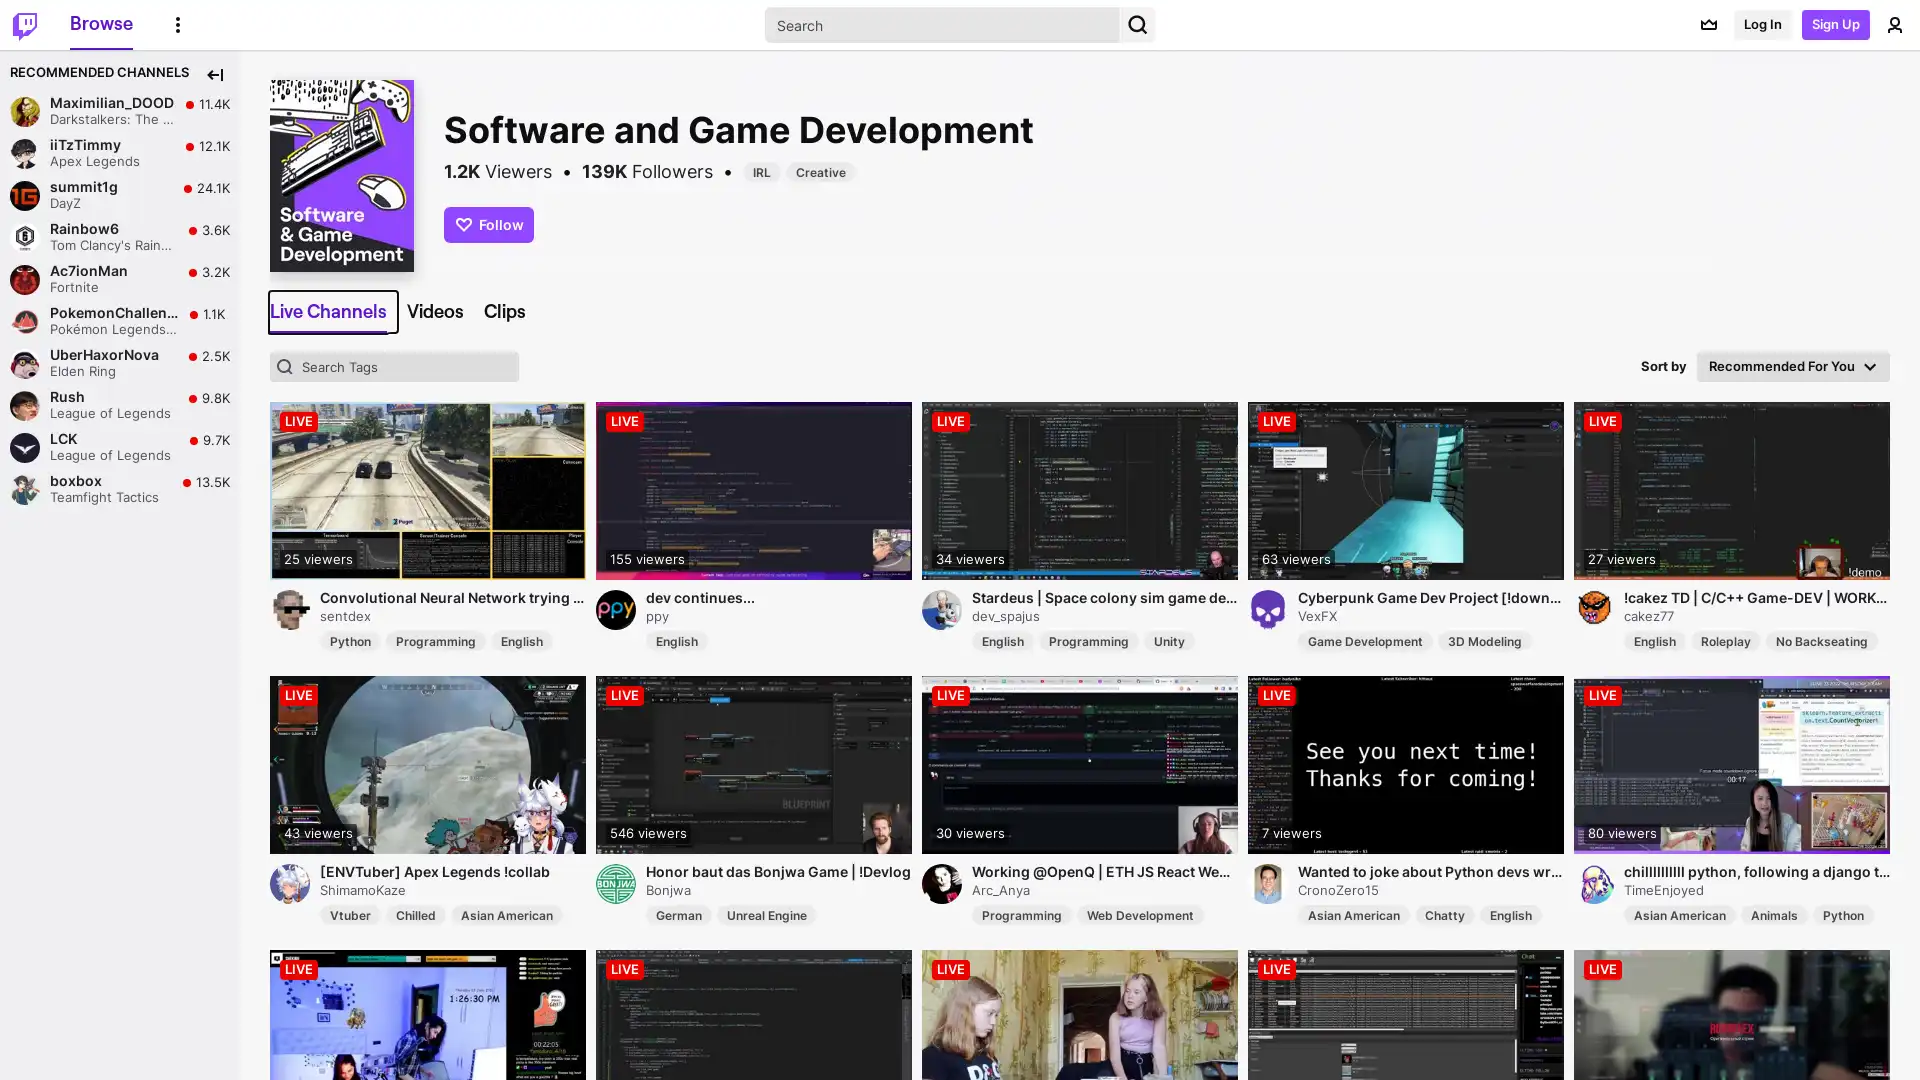 The height and width of the screenshot is (1080, 1920). I want to click on Recommended For You, so click(1793, 366).